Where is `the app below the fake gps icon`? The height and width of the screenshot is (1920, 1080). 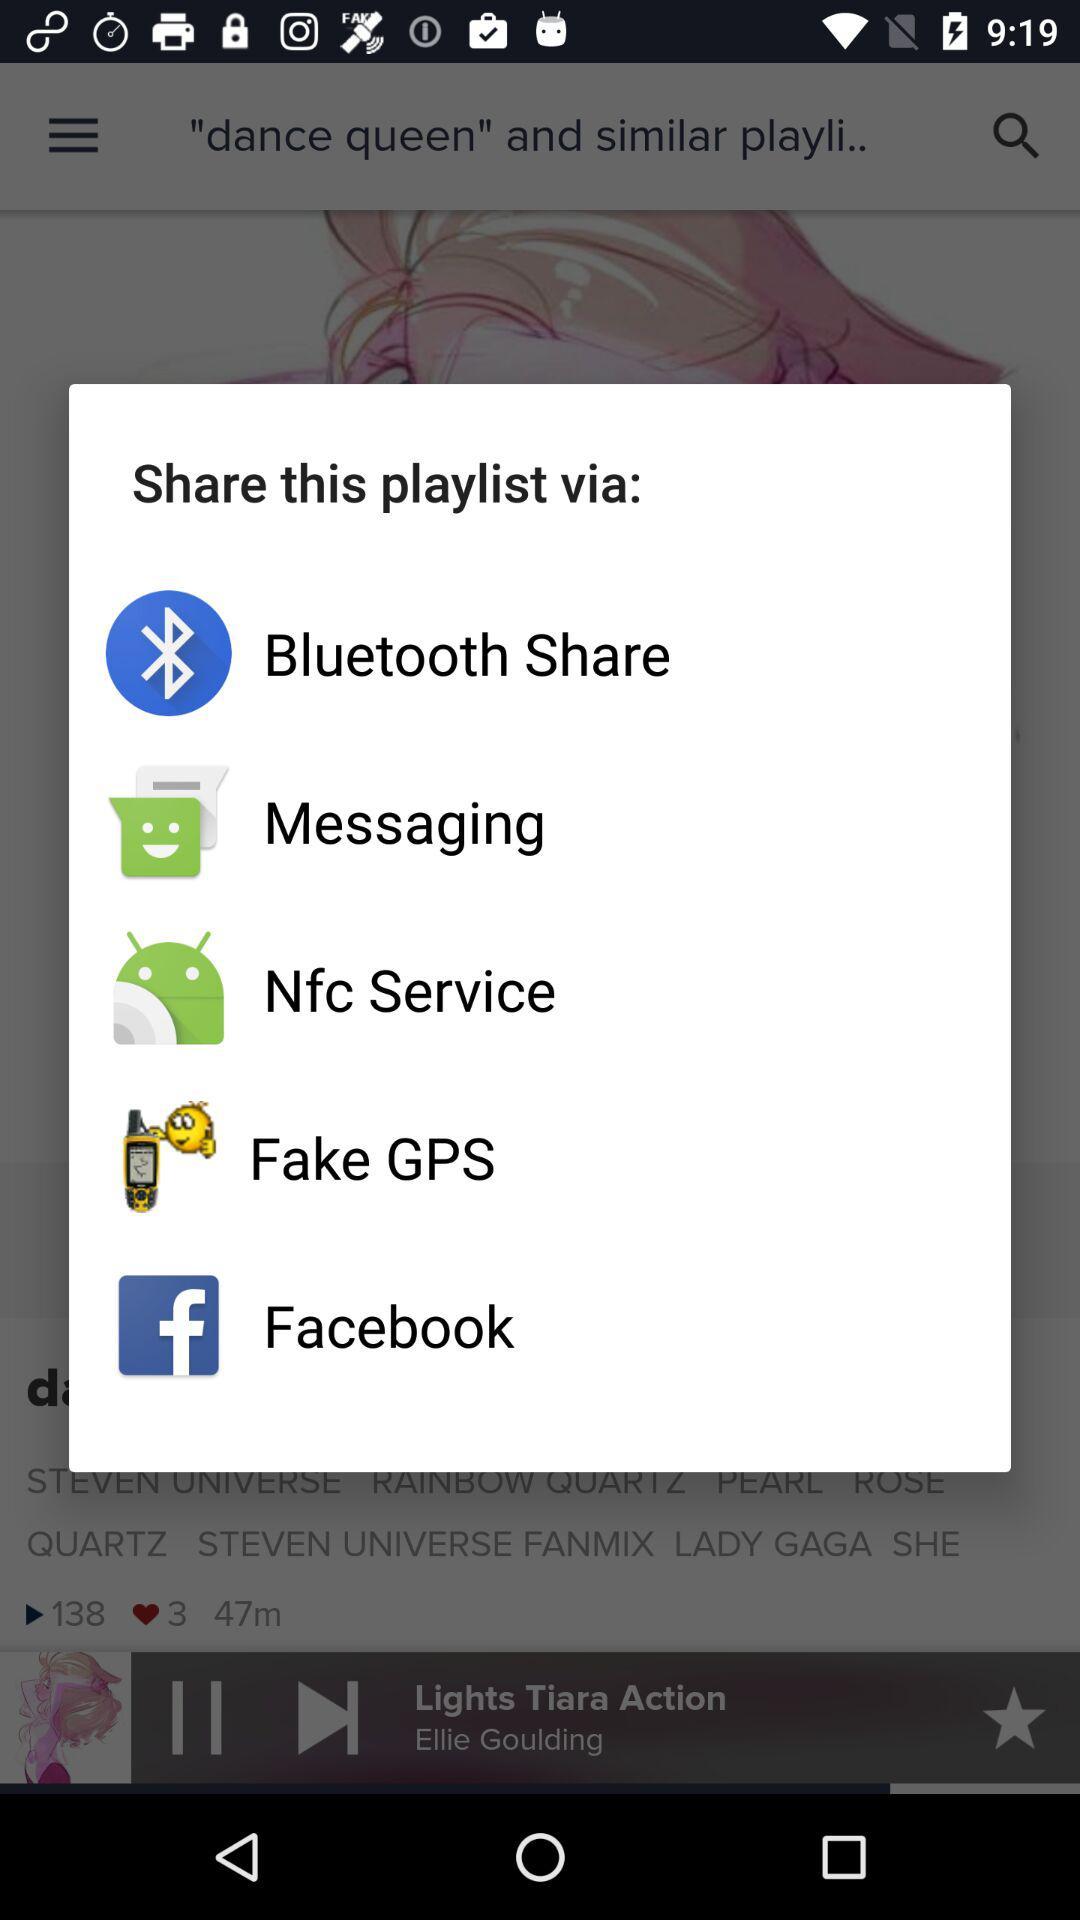
the app below the fake gps icon is located at coordinates (540, 1325).